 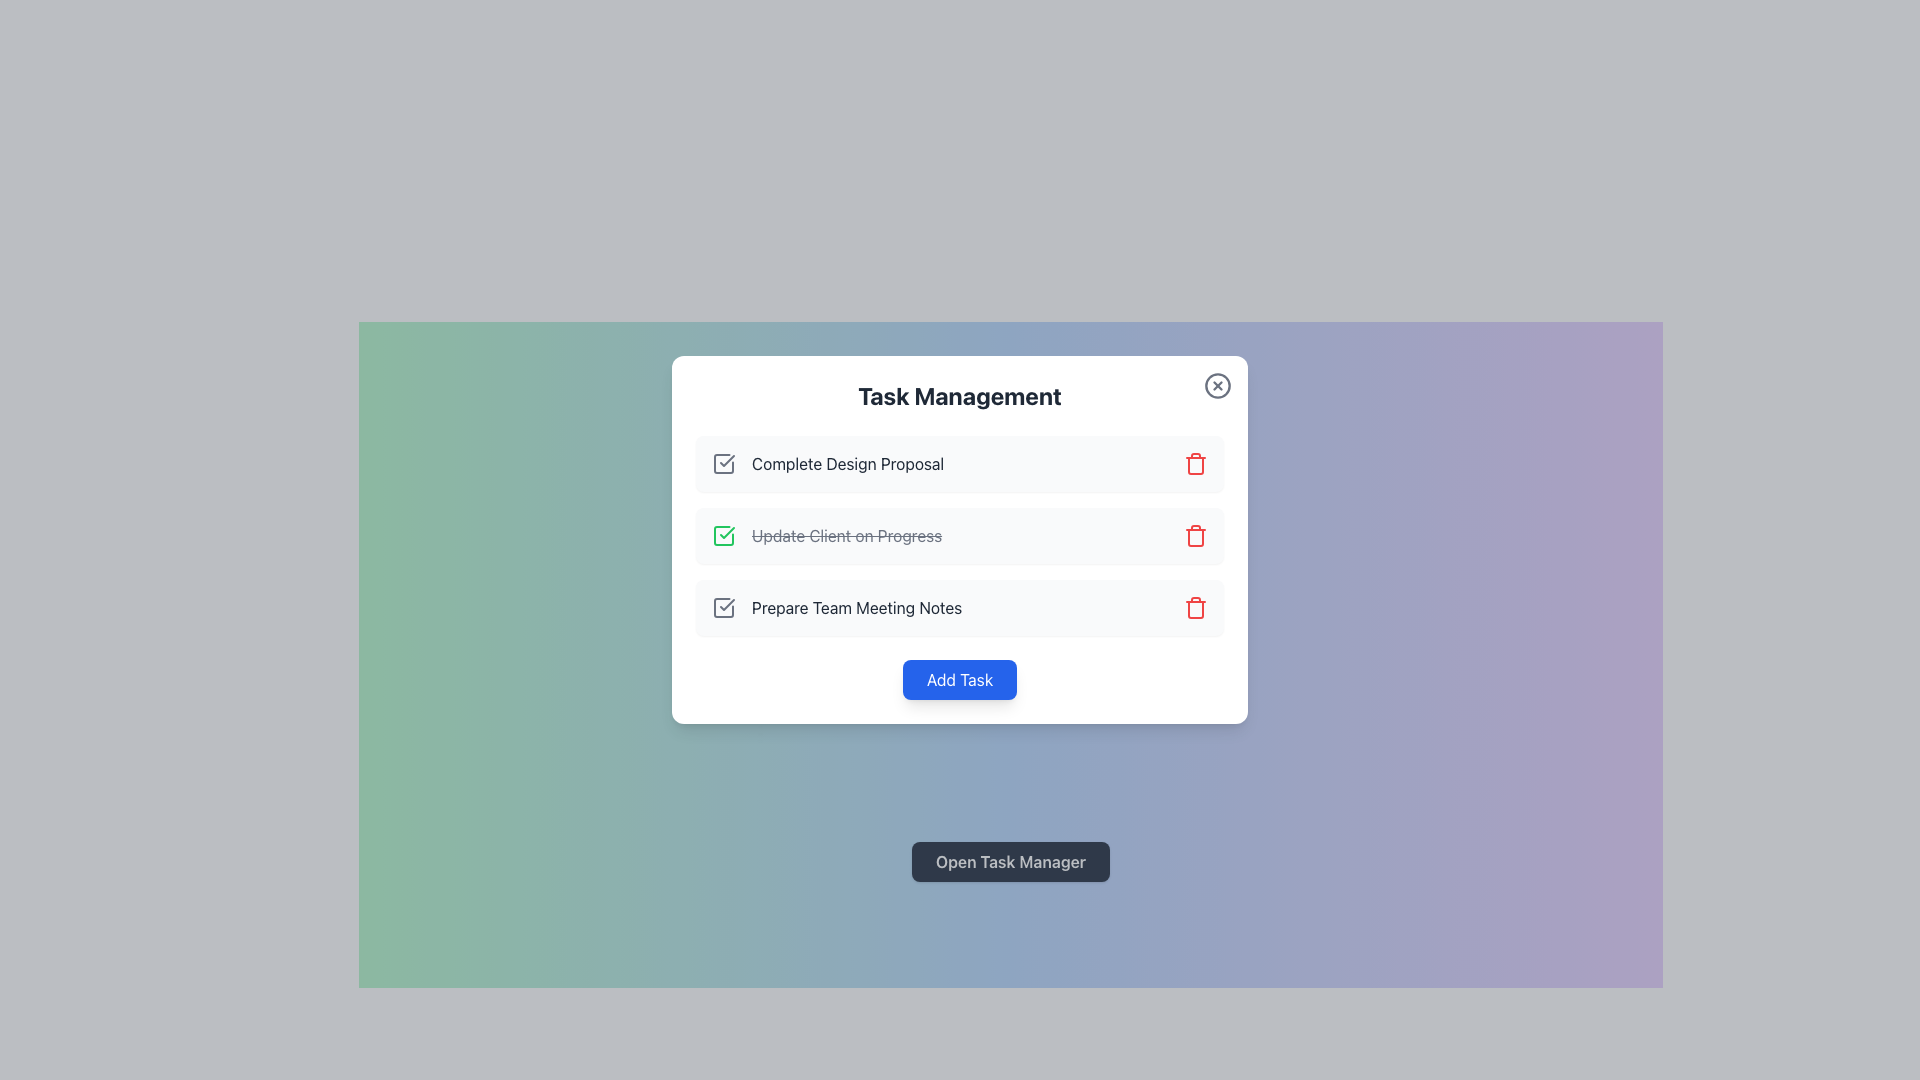 What do you see at coordinates (723, 463) in the screenshot?
I see `the checkbox icon with a check mark inside, located in the top-left section of the task list` at bounding box center [723, 463].